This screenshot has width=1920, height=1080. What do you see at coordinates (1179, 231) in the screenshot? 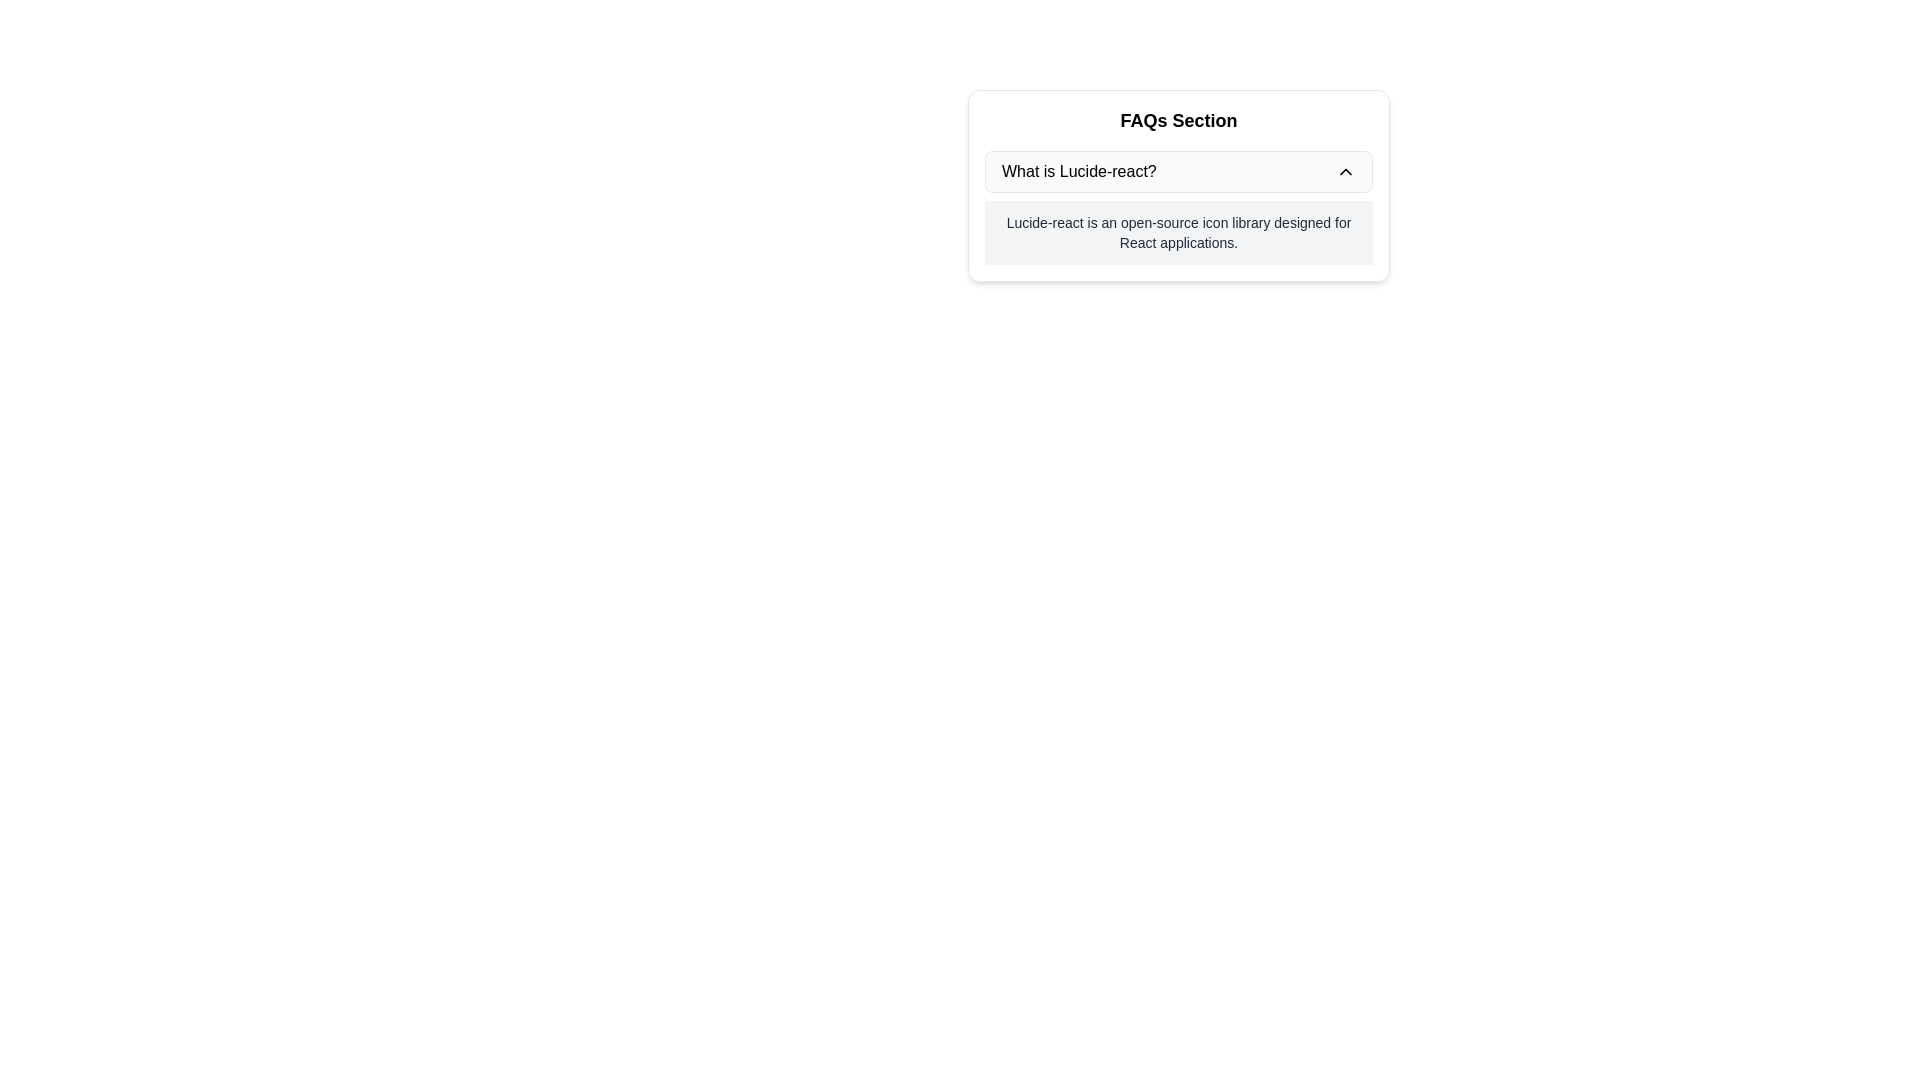
I see `the text display element that shows the statement 'Lucide-react is an open-source icon library designed for React applications.' This element is styled with a light gray background and dark gray text, located directly below the question 'What is Lucide-react?'` at bounding box center [1179, 231].